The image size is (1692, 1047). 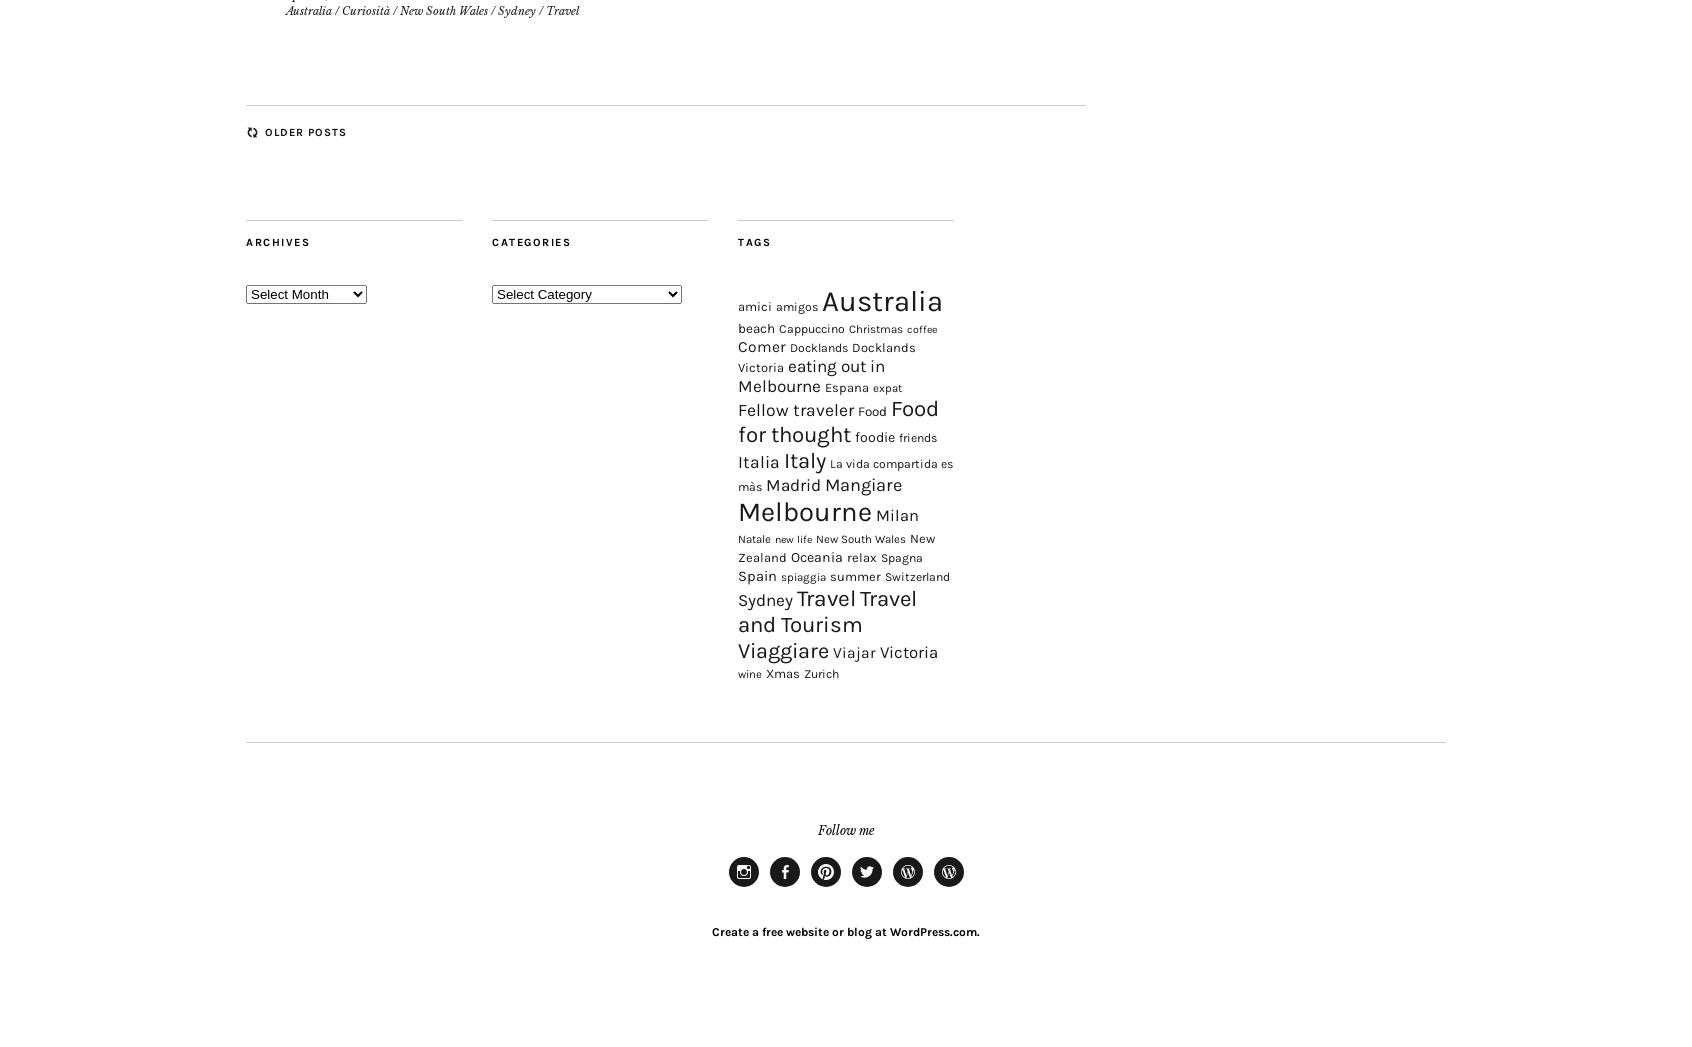 I want to click on 'Fellow traveler', so click(x=795, y=460).